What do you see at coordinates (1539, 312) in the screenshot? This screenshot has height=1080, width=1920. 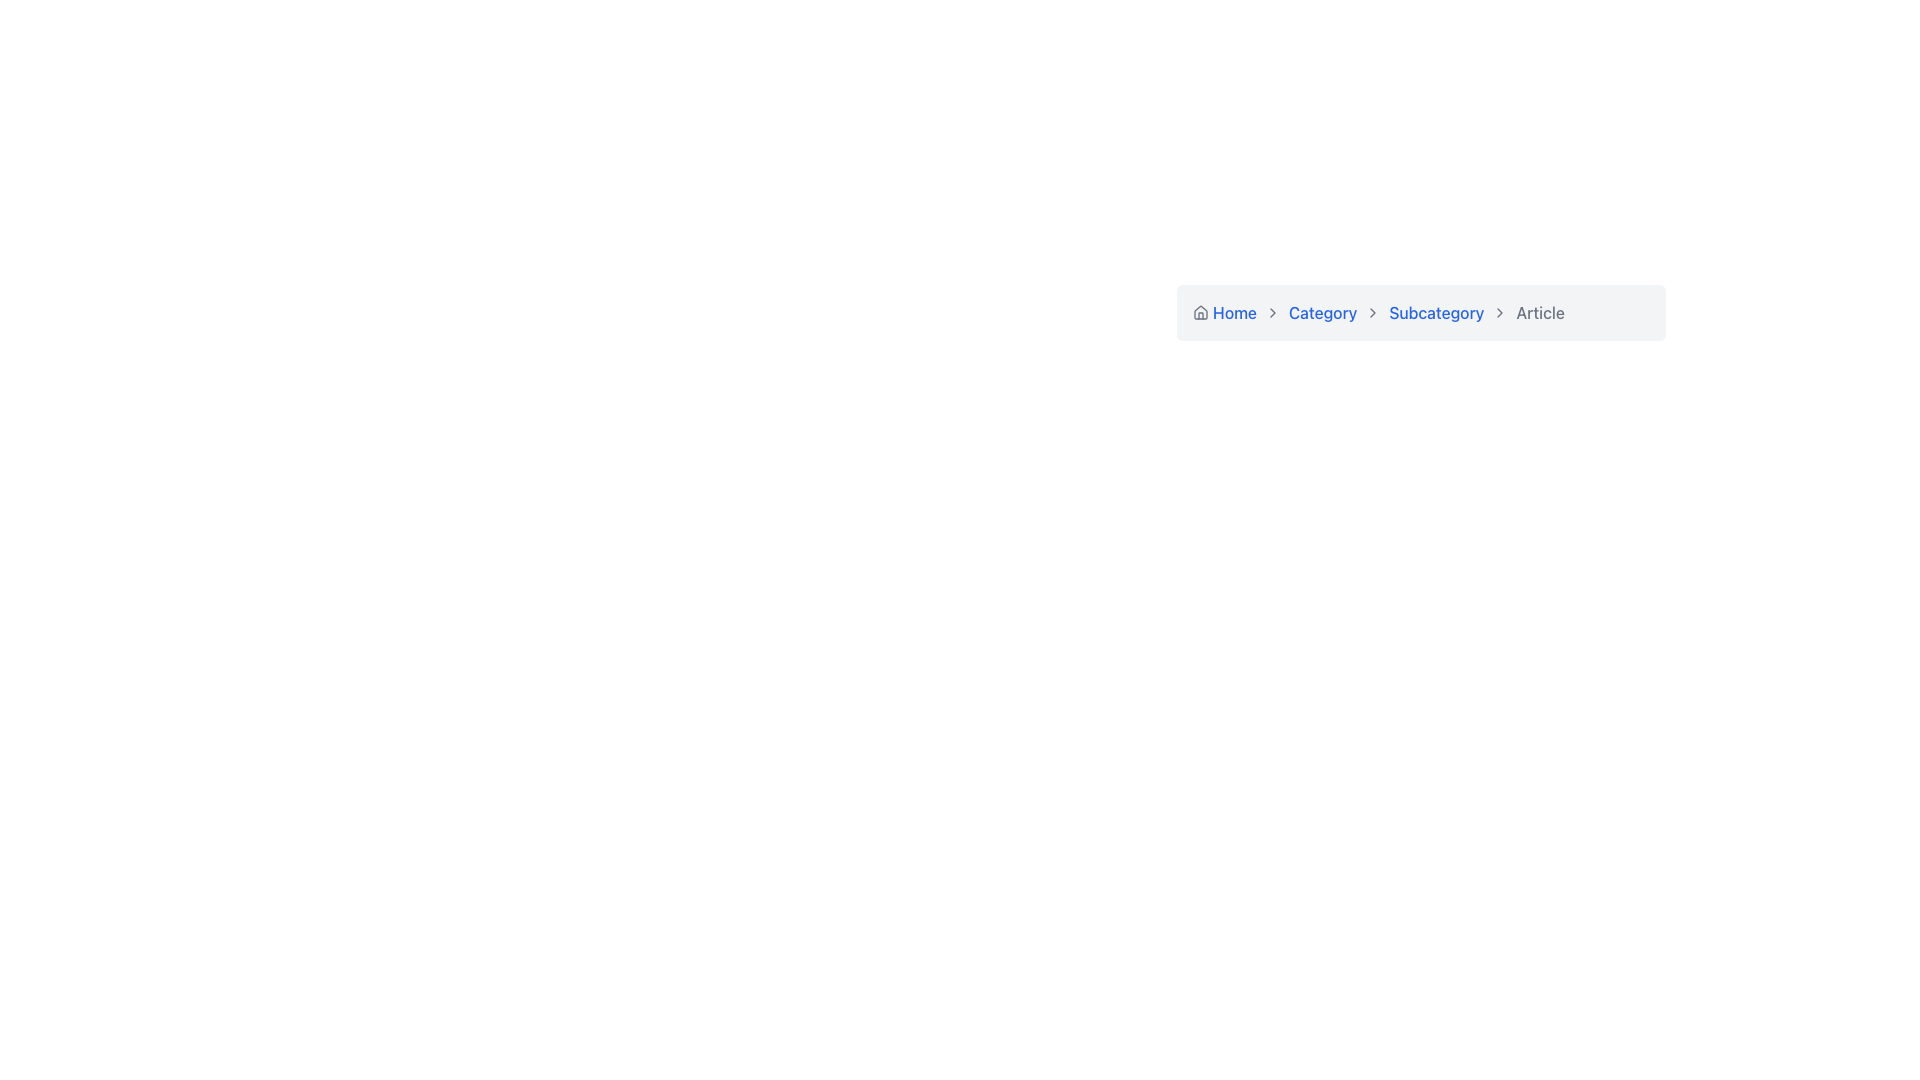 I see `the last Breadcrumb item in the navigation bar located at the top-right corner, which indicates the current page in the website's hierarchy` at bounding box center [1539, 312].